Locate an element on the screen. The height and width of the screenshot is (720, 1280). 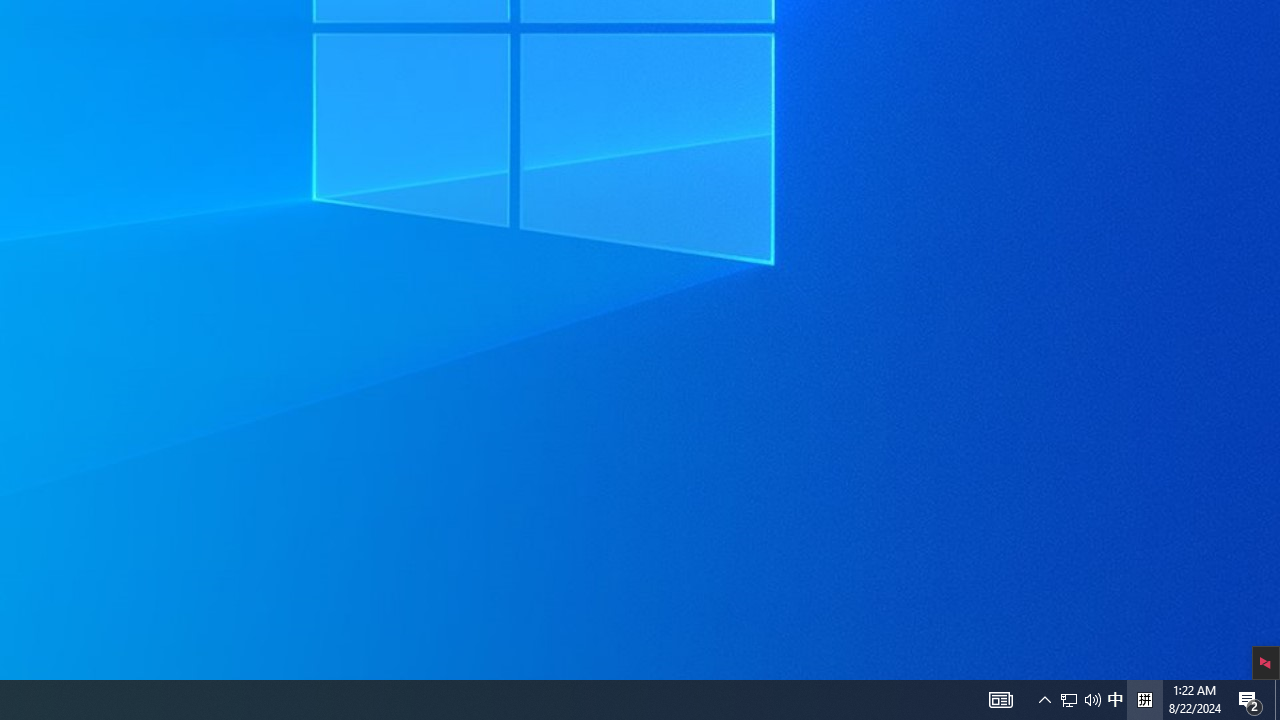
'Q2790: 100%' is located at coordinates (1114, 698).